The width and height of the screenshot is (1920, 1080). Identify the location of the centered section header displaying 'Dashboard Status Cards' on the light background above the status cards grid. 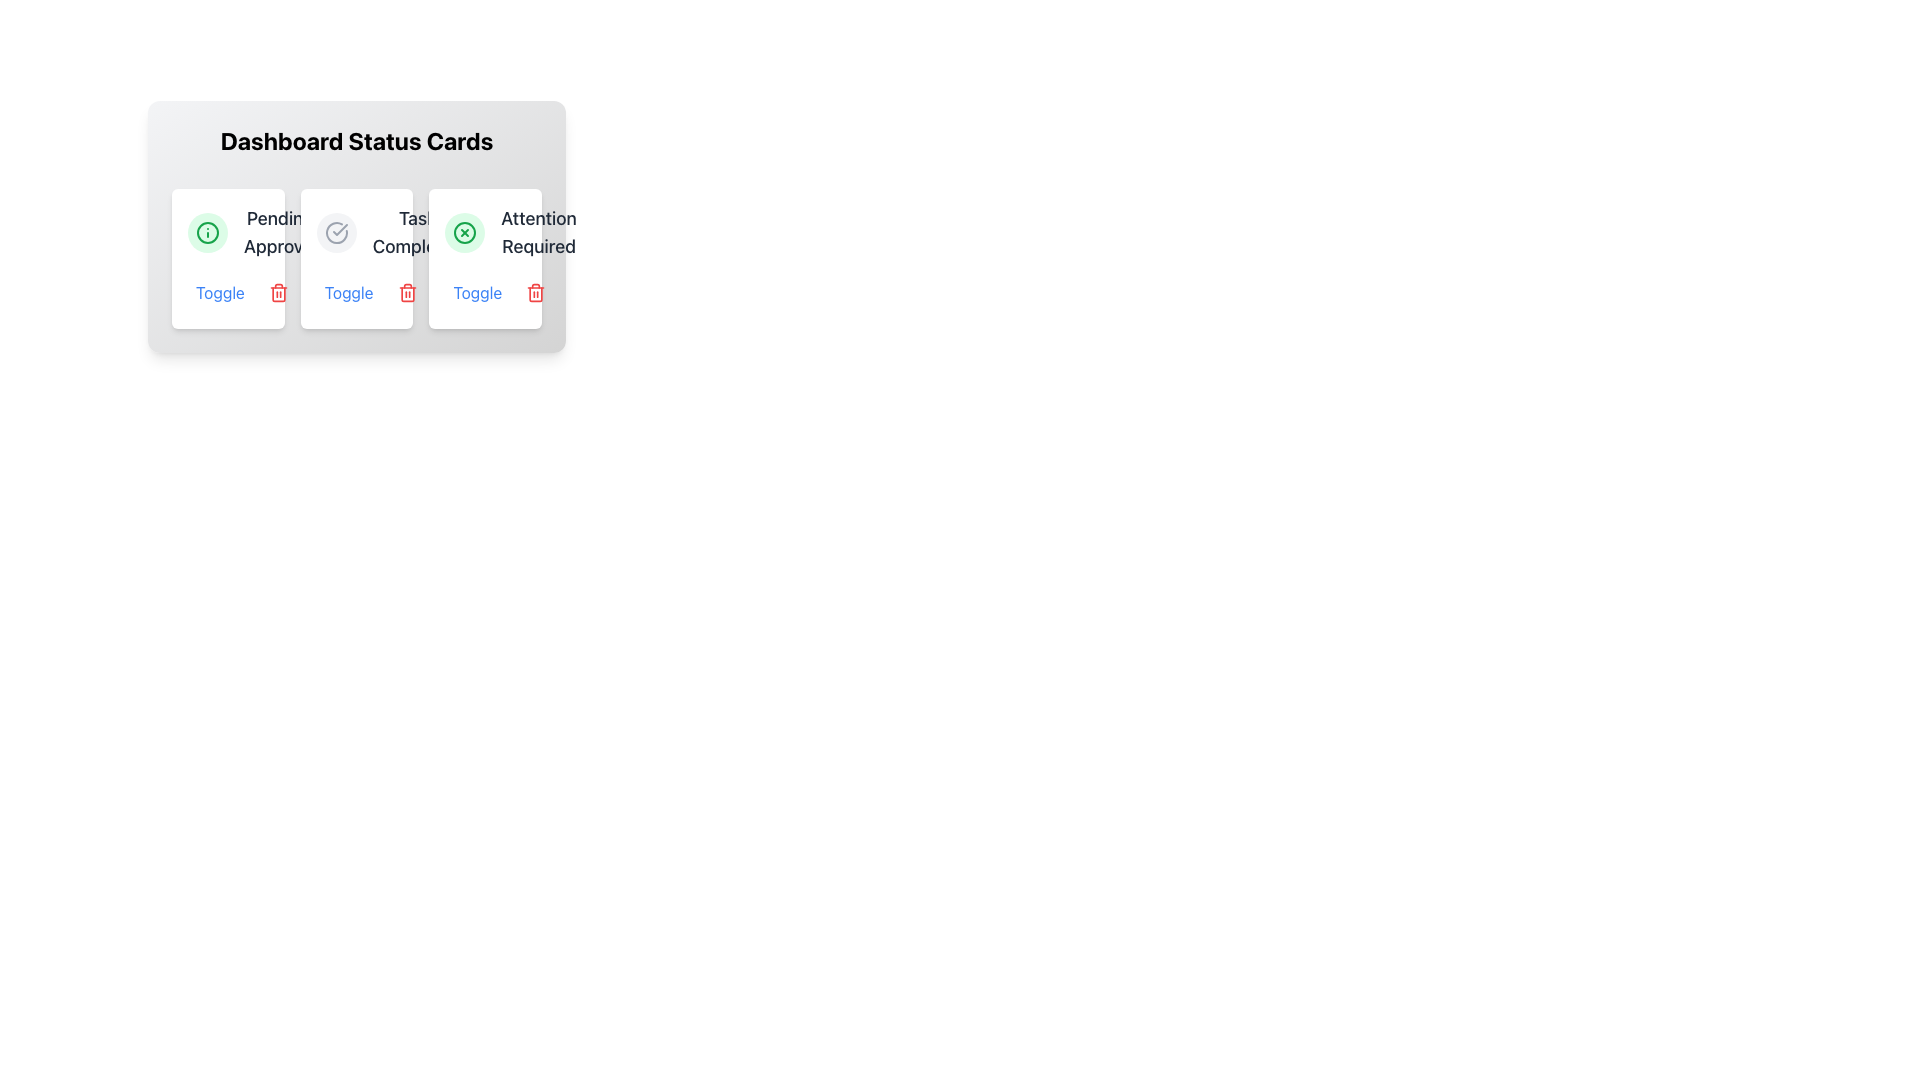
(356, 140).